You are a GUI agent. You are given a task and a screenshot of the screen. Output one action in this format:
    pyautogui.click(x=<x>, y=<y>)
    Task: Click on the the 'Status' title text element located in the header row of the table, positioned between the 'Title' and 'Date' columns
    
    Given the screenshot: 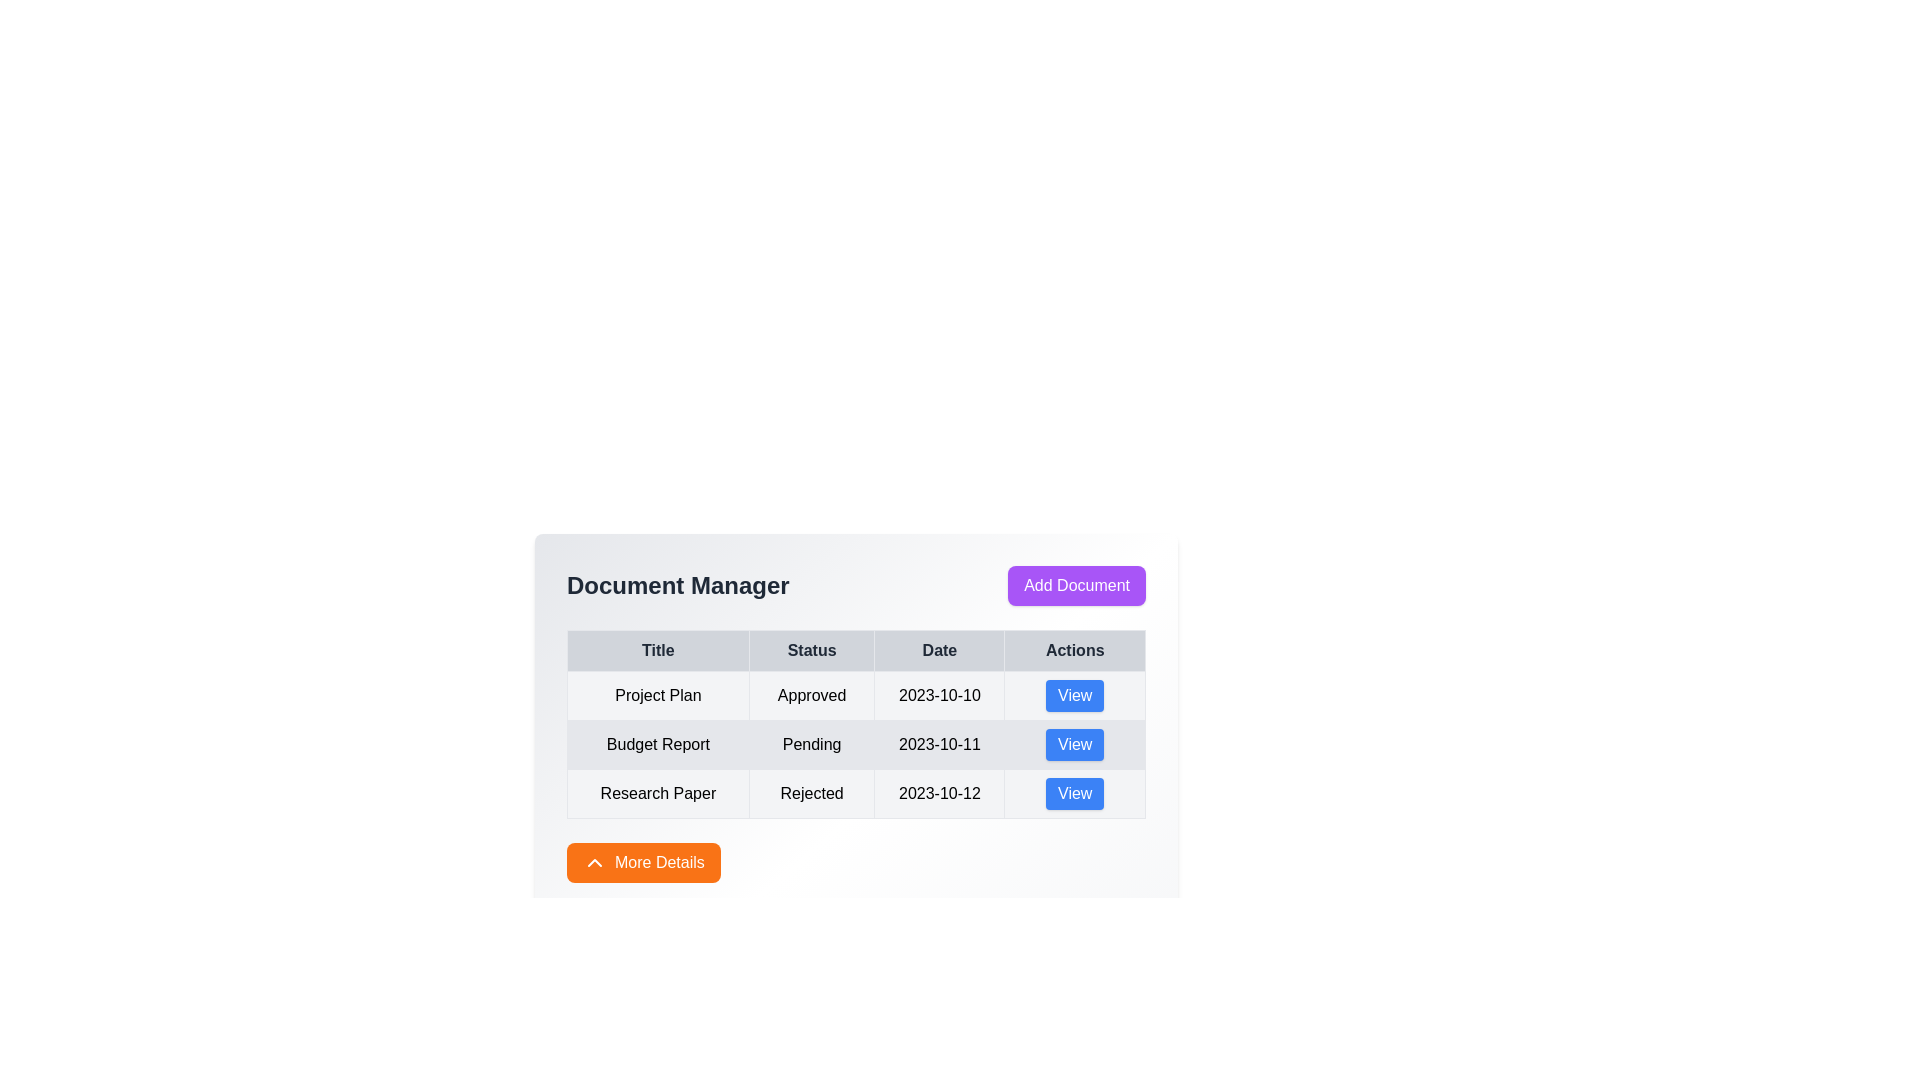 What is the action you would take?
    pyautogui.click(x=812, y=651)
    